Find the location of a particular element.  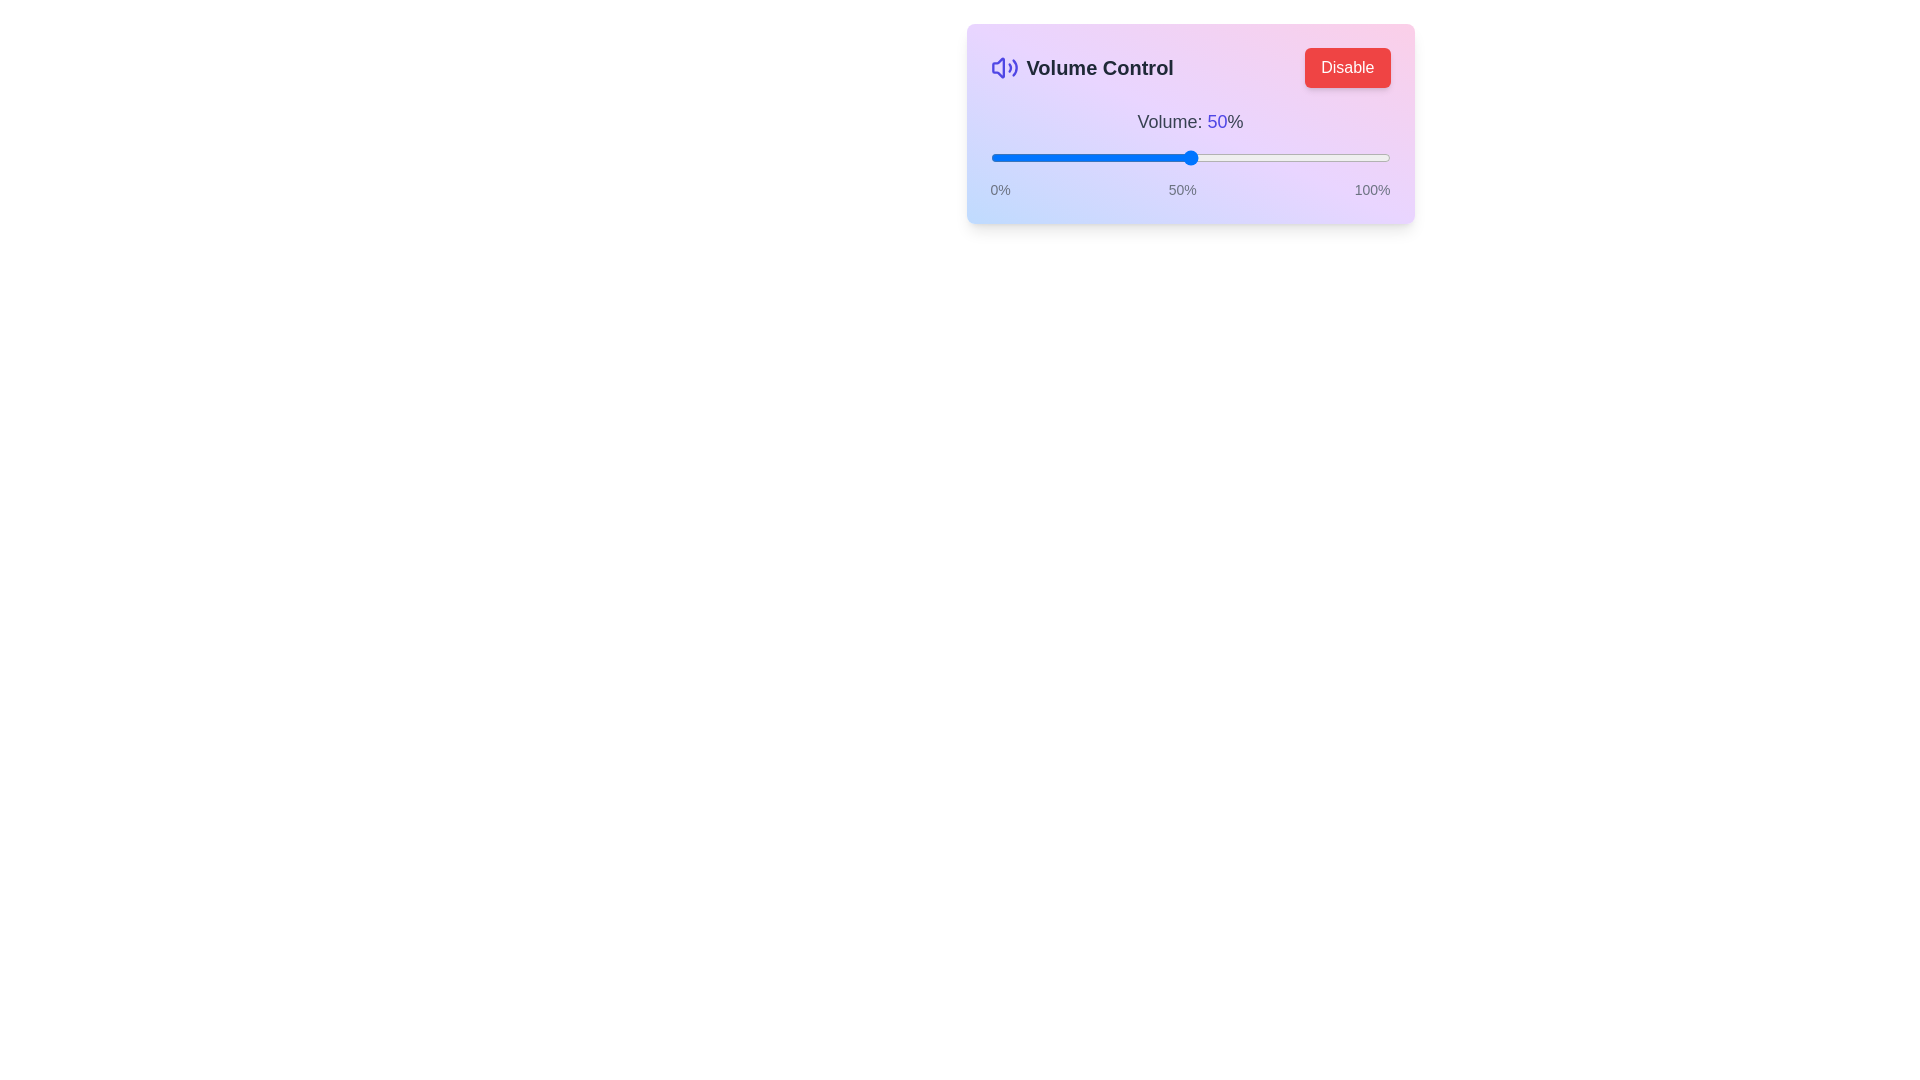

the 'Volume Control' label that features a volume icon and bold dark font, located at the top-left corner next to the 'Disable' button is located at coordinates (1081, 67).